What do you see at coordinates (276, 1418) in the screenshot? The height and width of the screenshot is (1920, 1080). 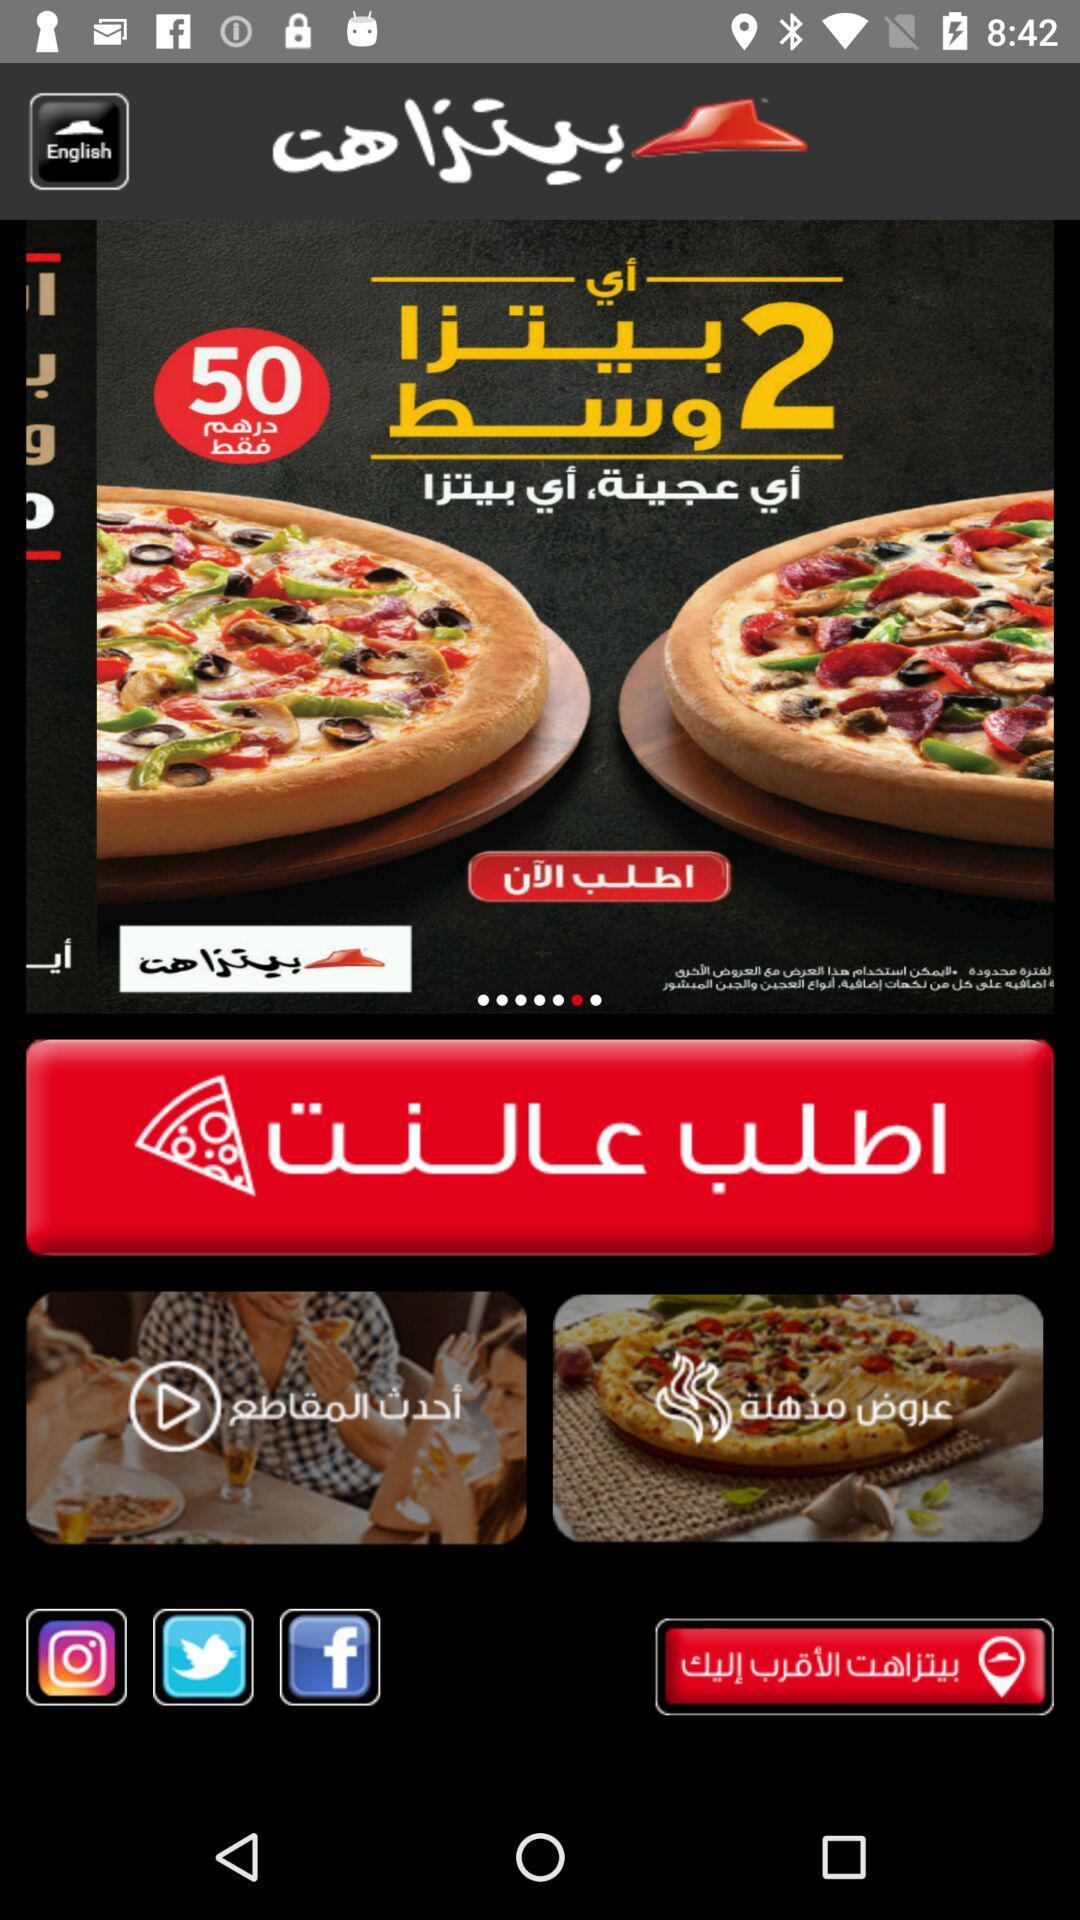 I see `video play button` at bounding box center [276, 1418].